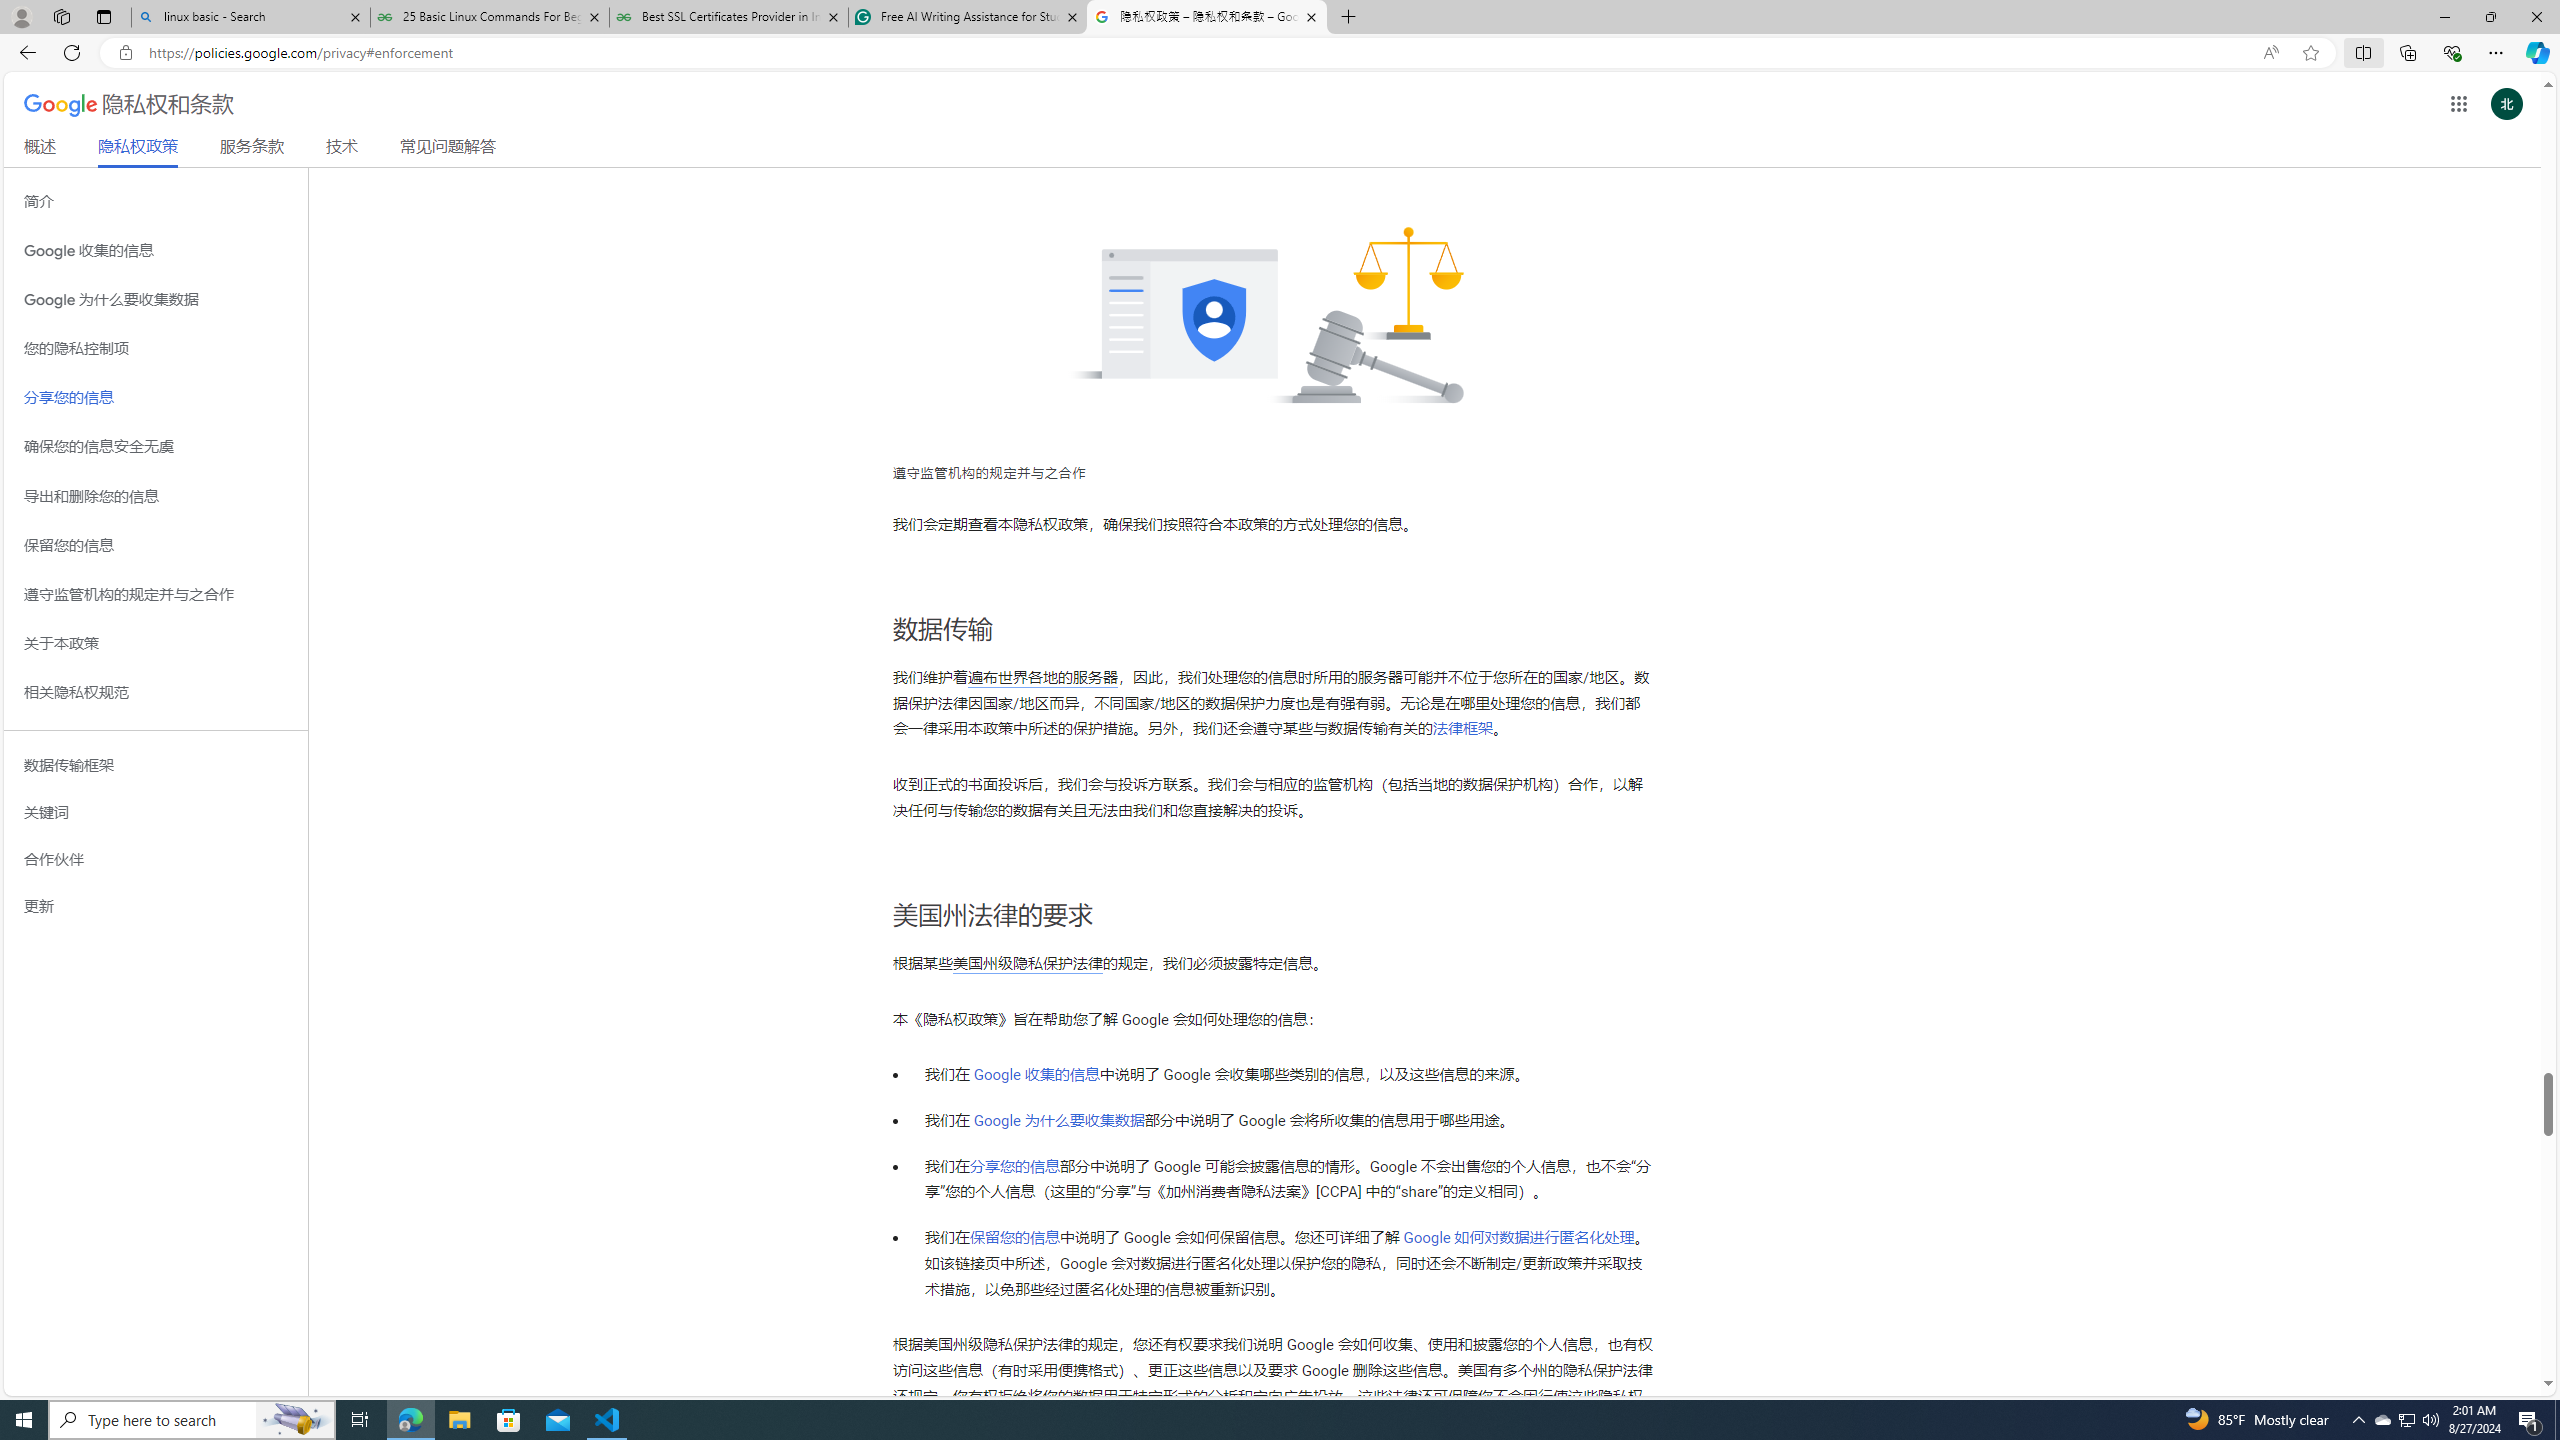 The image size is (2560, 1440). Describe the element at coordinates (249, 16) in the screenshot. I see `'linux basic - Search'` at that location.